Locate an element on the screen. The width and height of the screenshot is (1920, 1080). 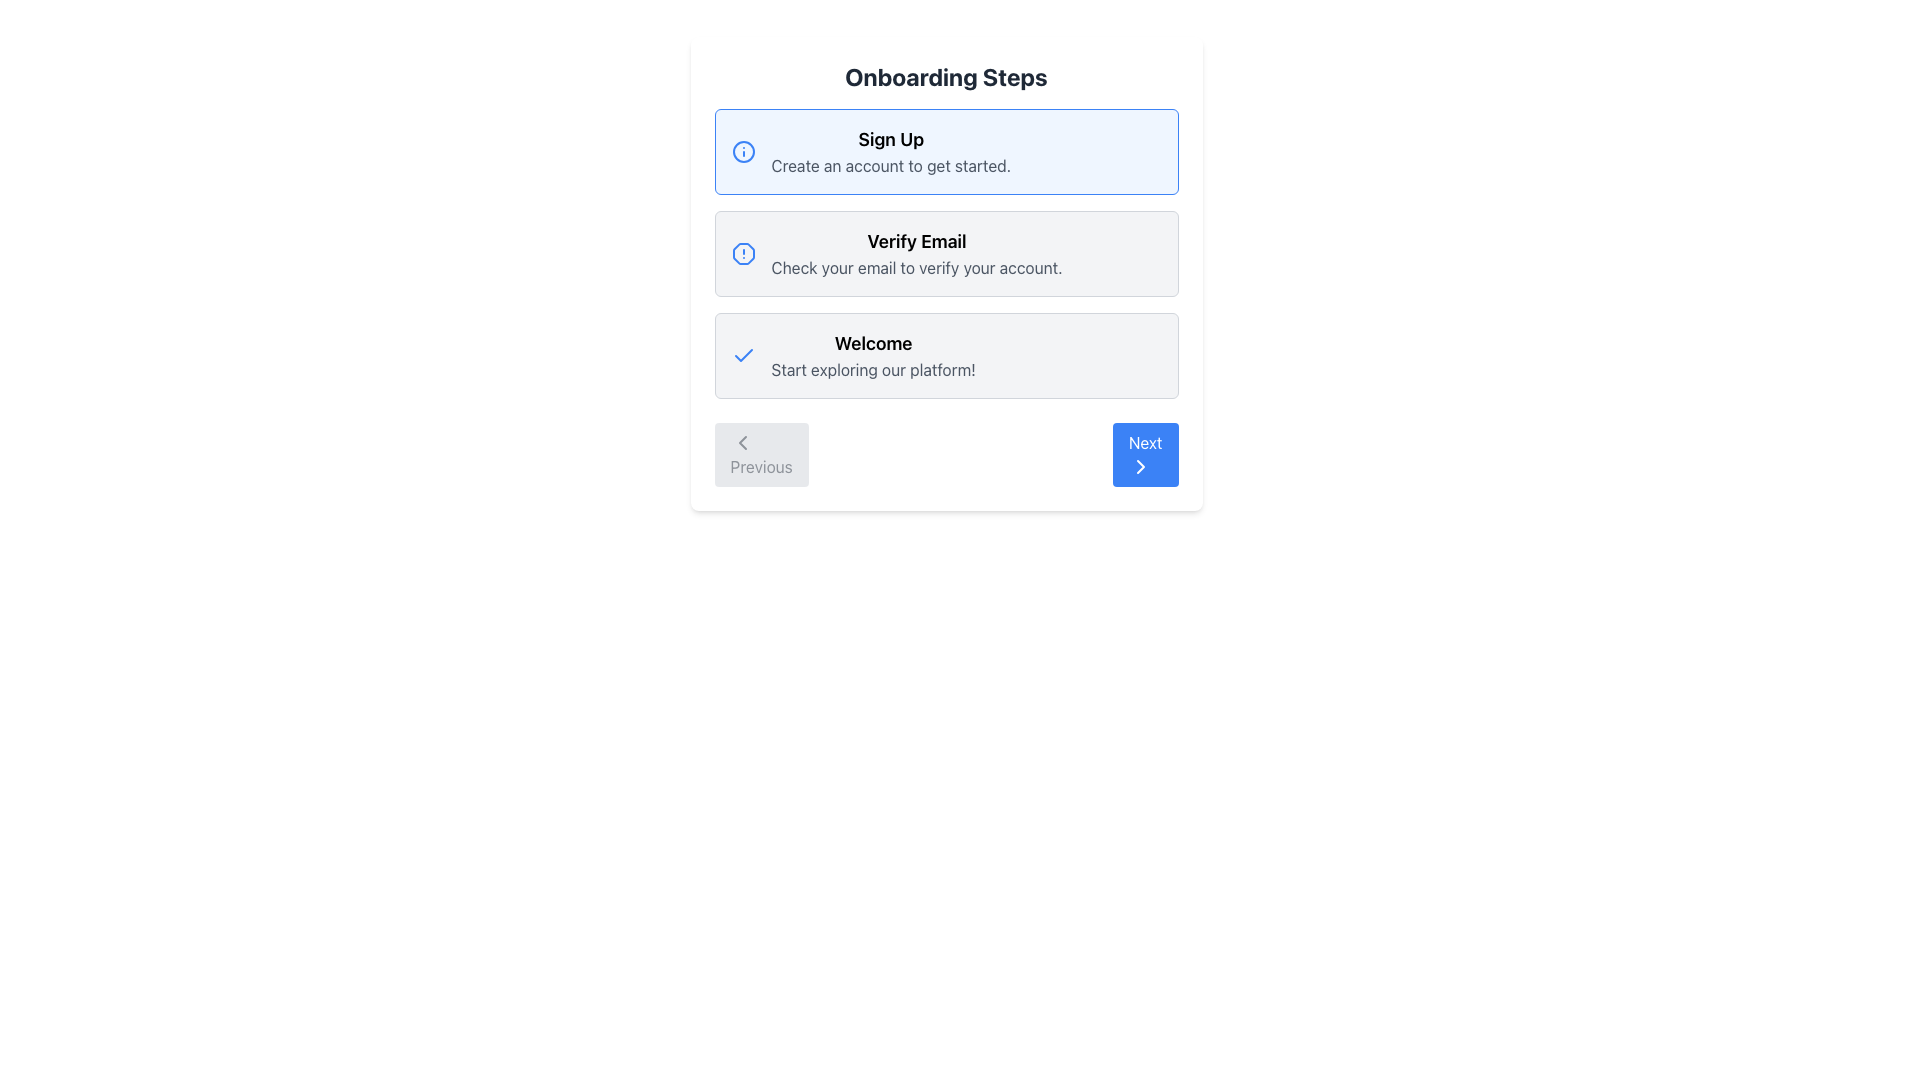
the bold, black text label reading 'Verify Email' located on a light gray card in the middle of a vertical stack of three cards under the 'Onboarding Steps' section is located at coordinates (915, 241).